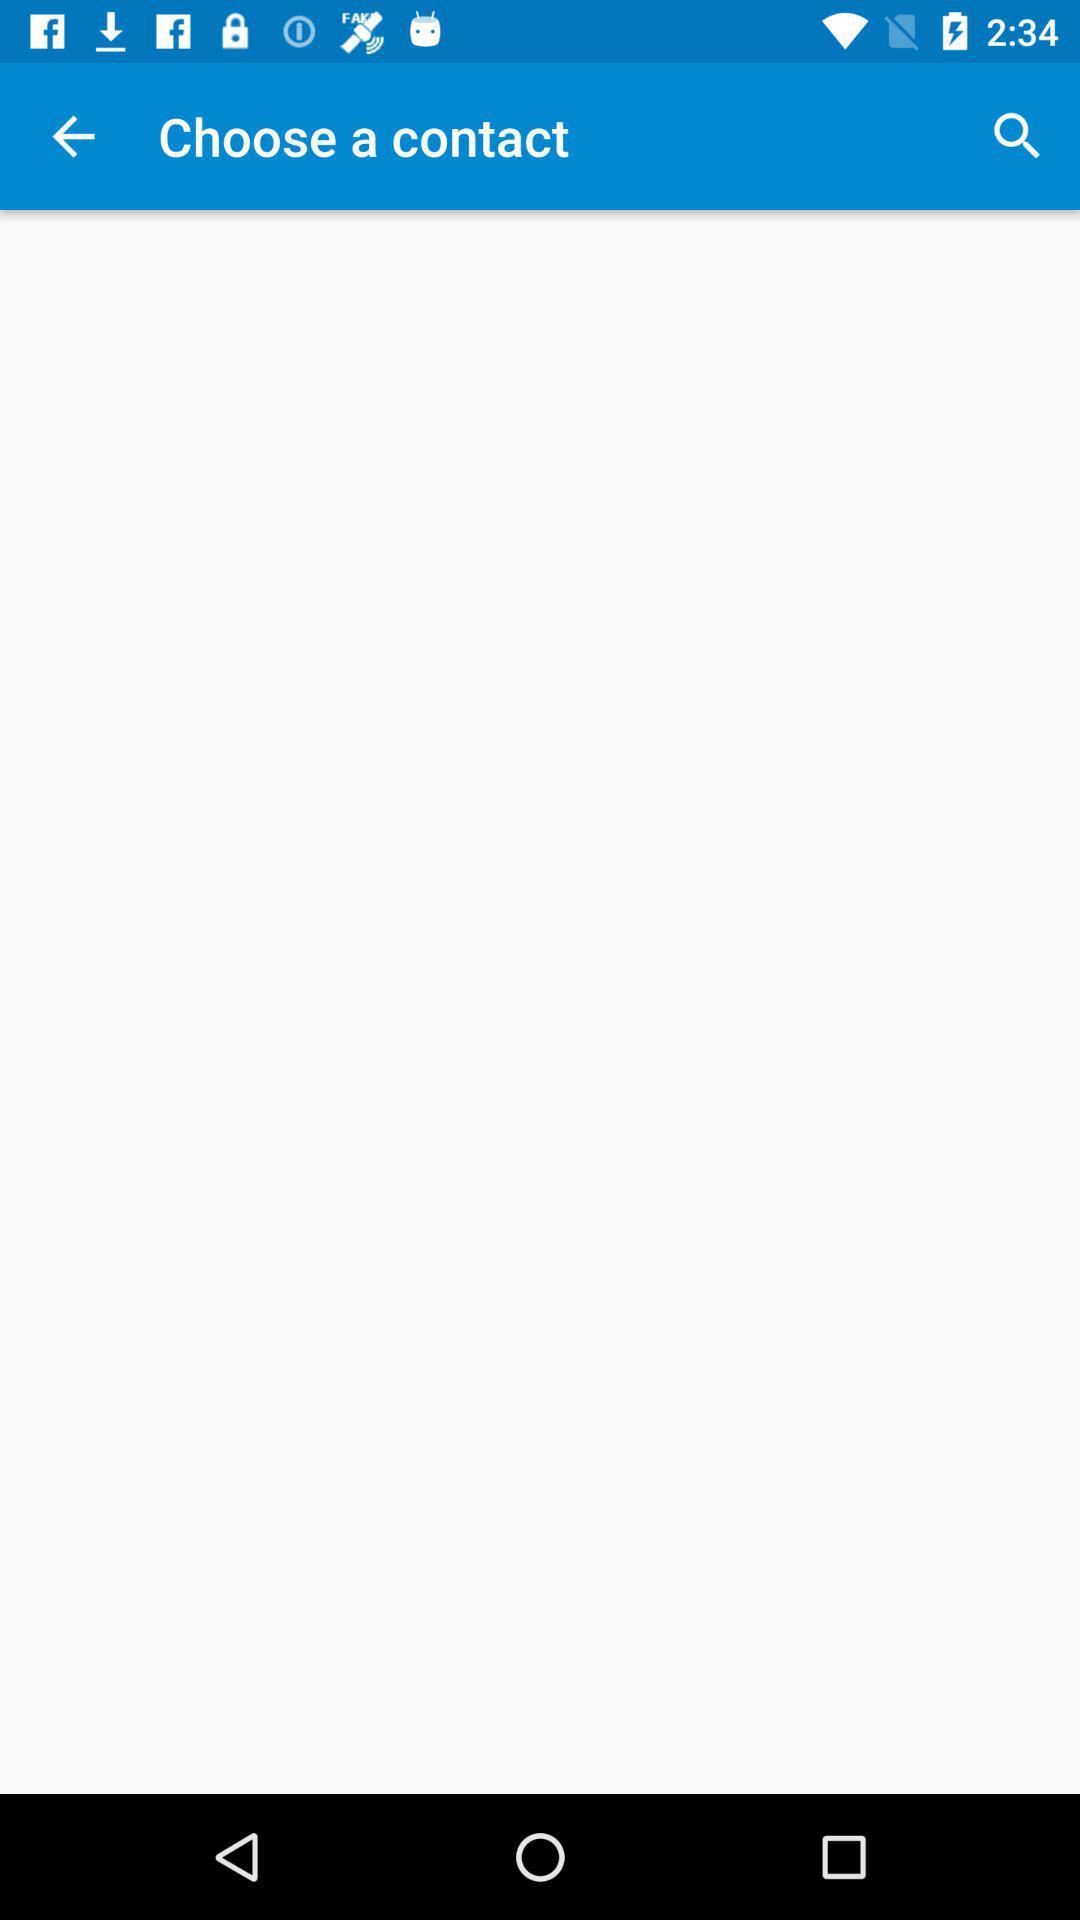  What do you see at coordinates (1017, 135) in the screenshot?
I see `icon to the right of choose a contact app` at bounding box center [1017, 135].